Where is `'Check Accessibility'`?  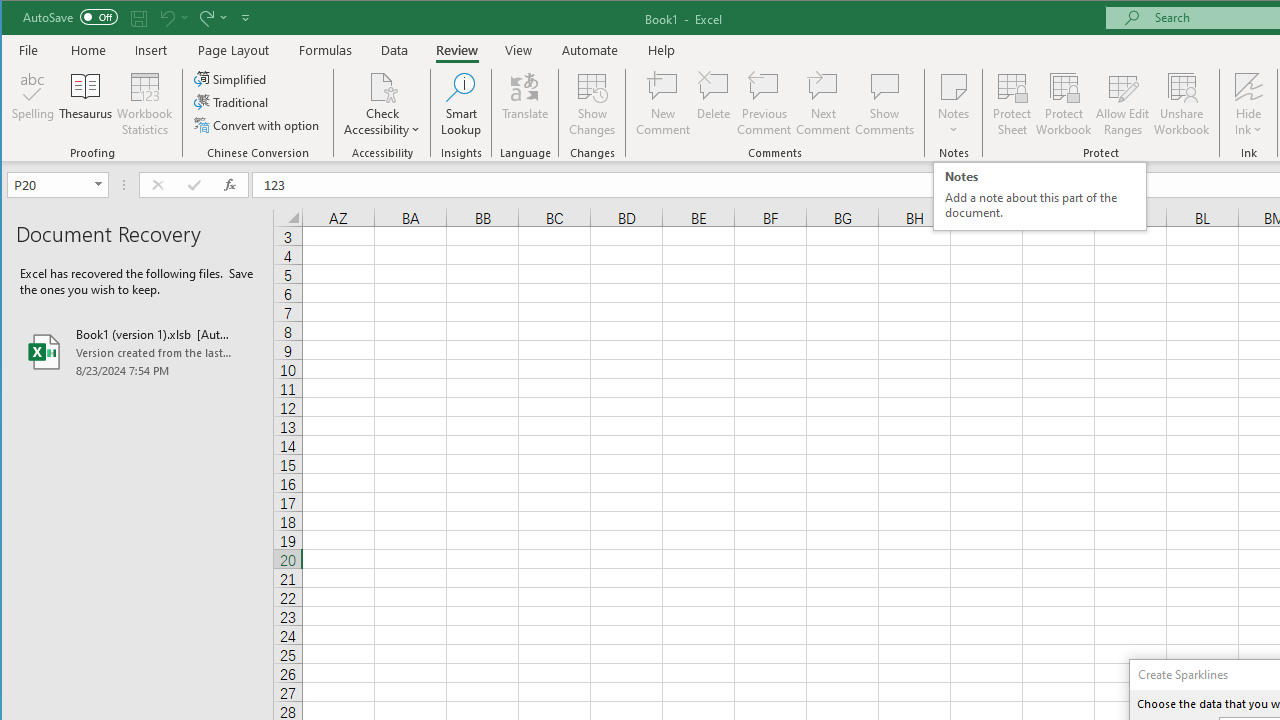
'Check Accessibility' is located at coordinates (382, 85).